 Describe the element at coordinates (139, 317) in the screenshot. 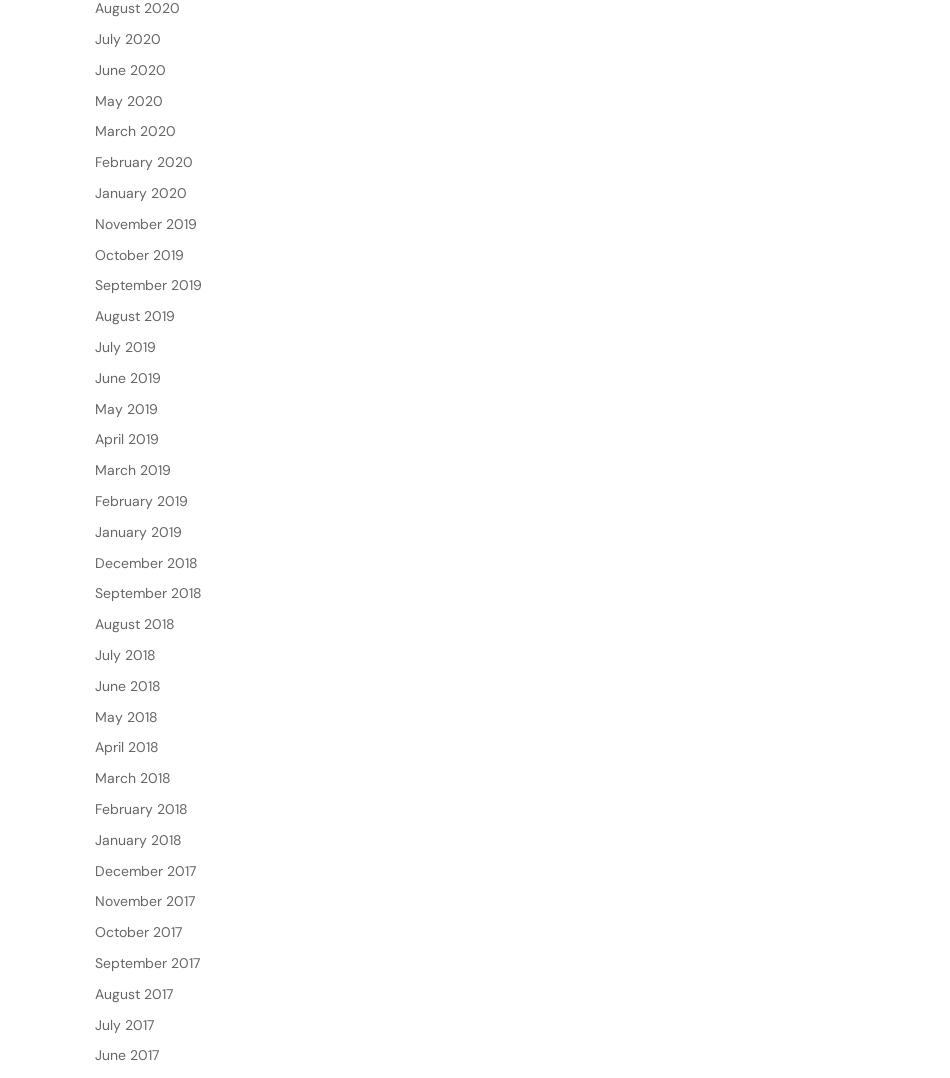

I see `'October 2019'` at that location.